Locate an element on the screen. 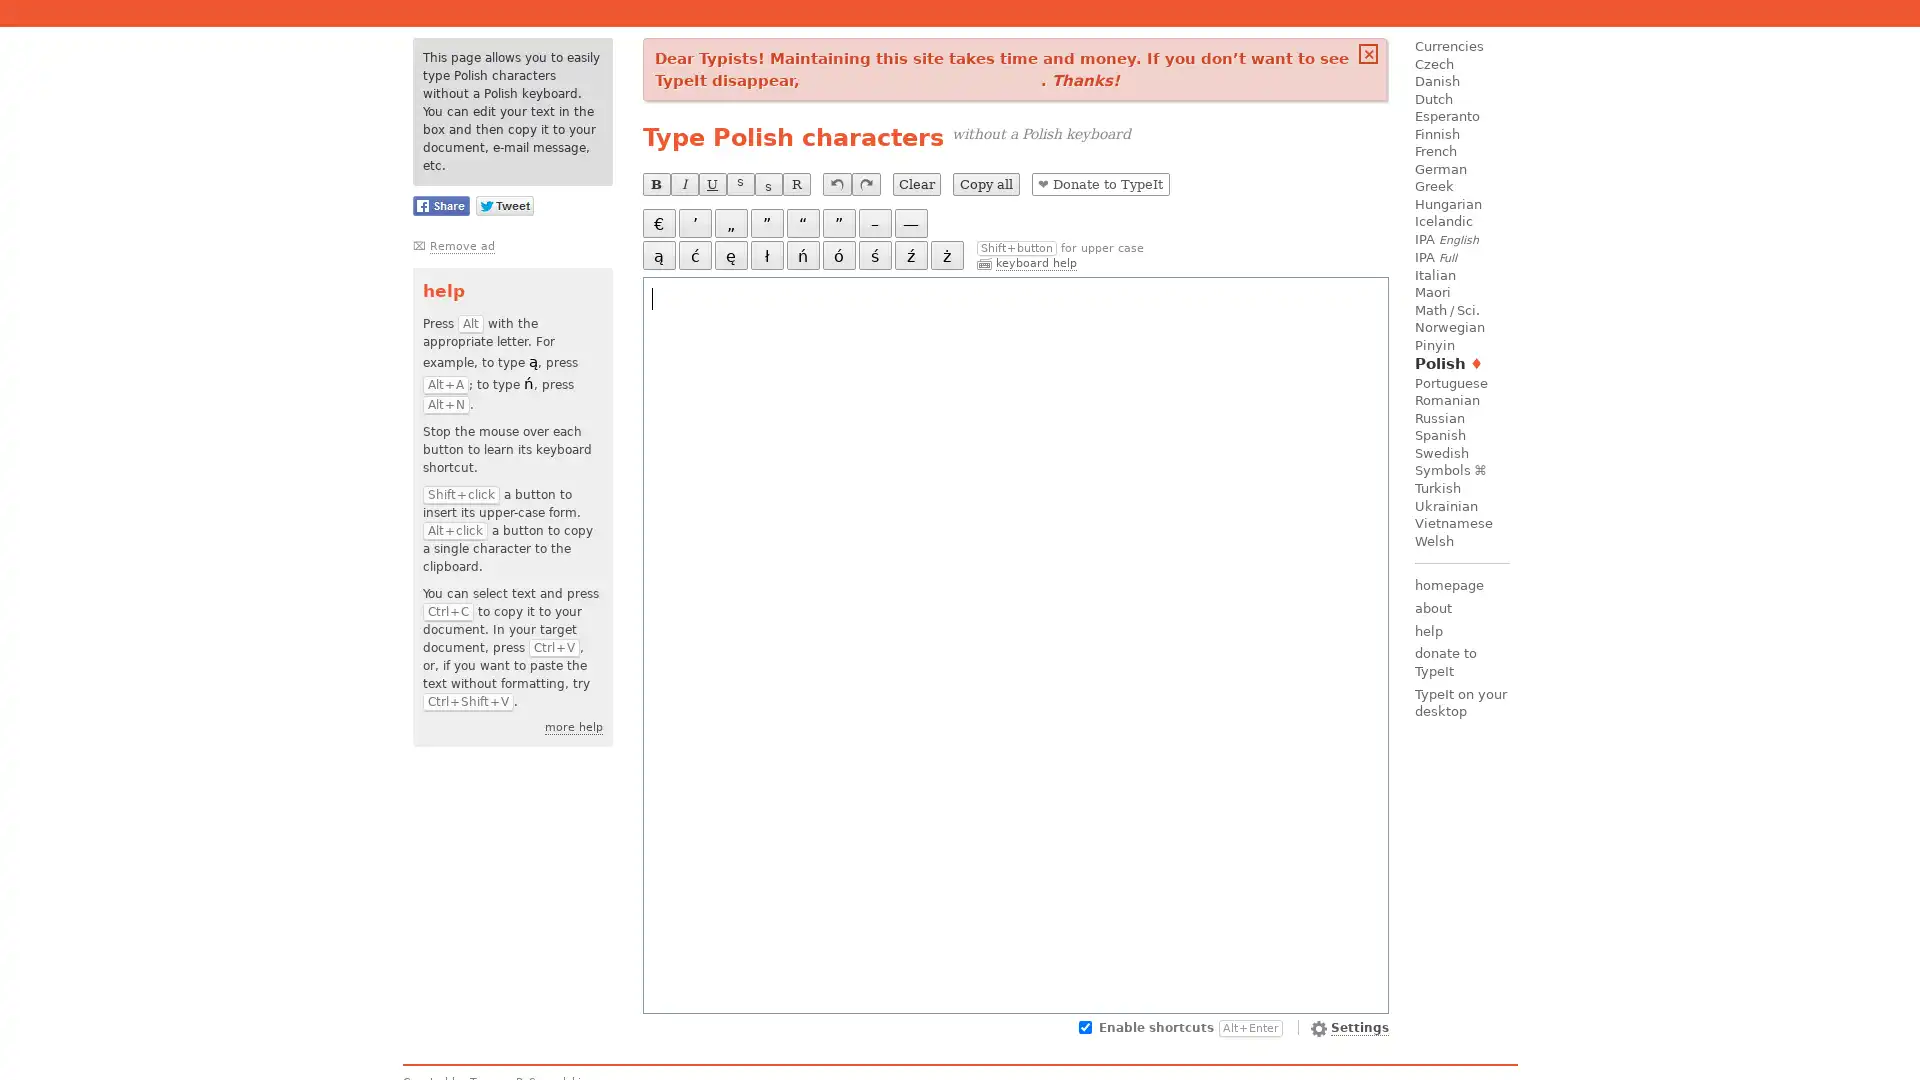 The image size is (1920, 1080). S is located at coordinates (767, 184).